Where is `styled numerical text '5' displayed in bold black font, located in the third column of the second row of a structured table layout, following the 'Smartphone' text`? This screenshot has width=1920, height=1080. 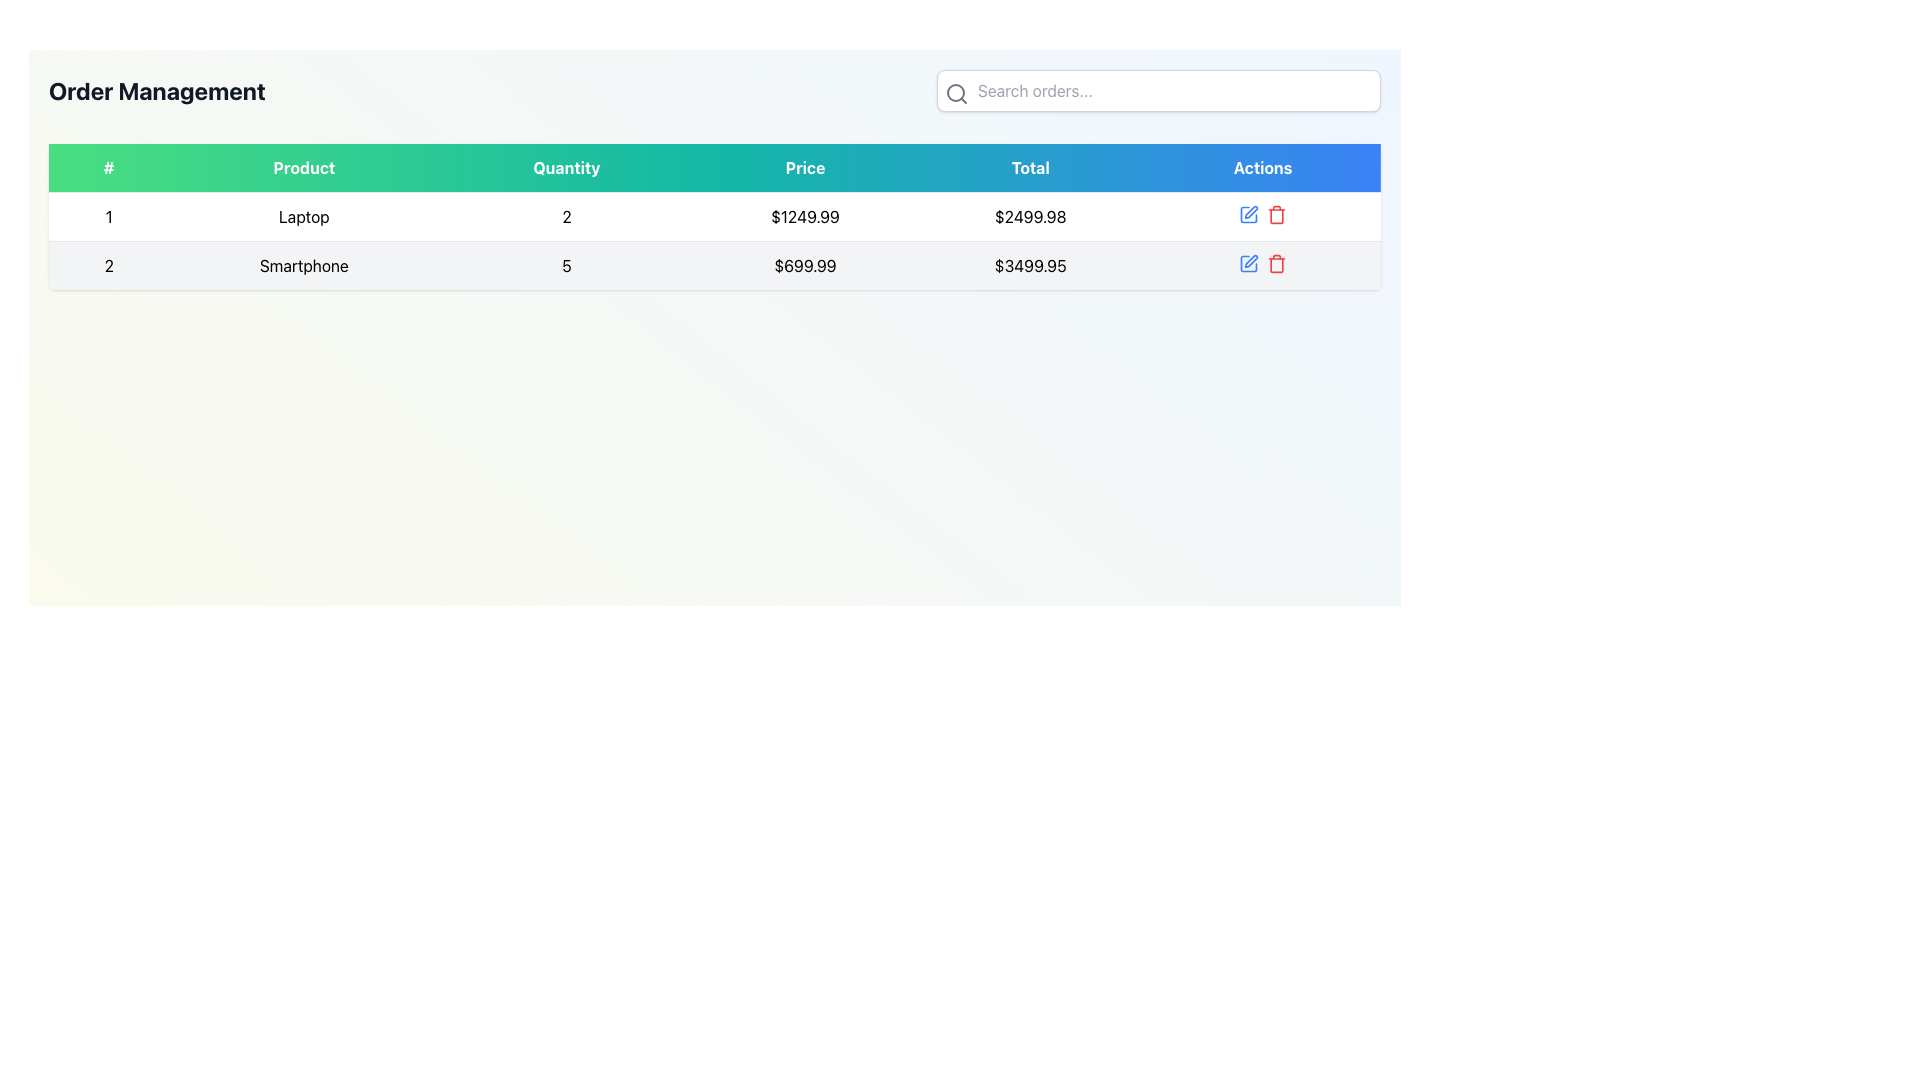
styled numerical text '5' displayed in bold black font, located in the third column of the second row of a structured table layout, following the 'Smartphone' text is located at coordinates (565, 264).